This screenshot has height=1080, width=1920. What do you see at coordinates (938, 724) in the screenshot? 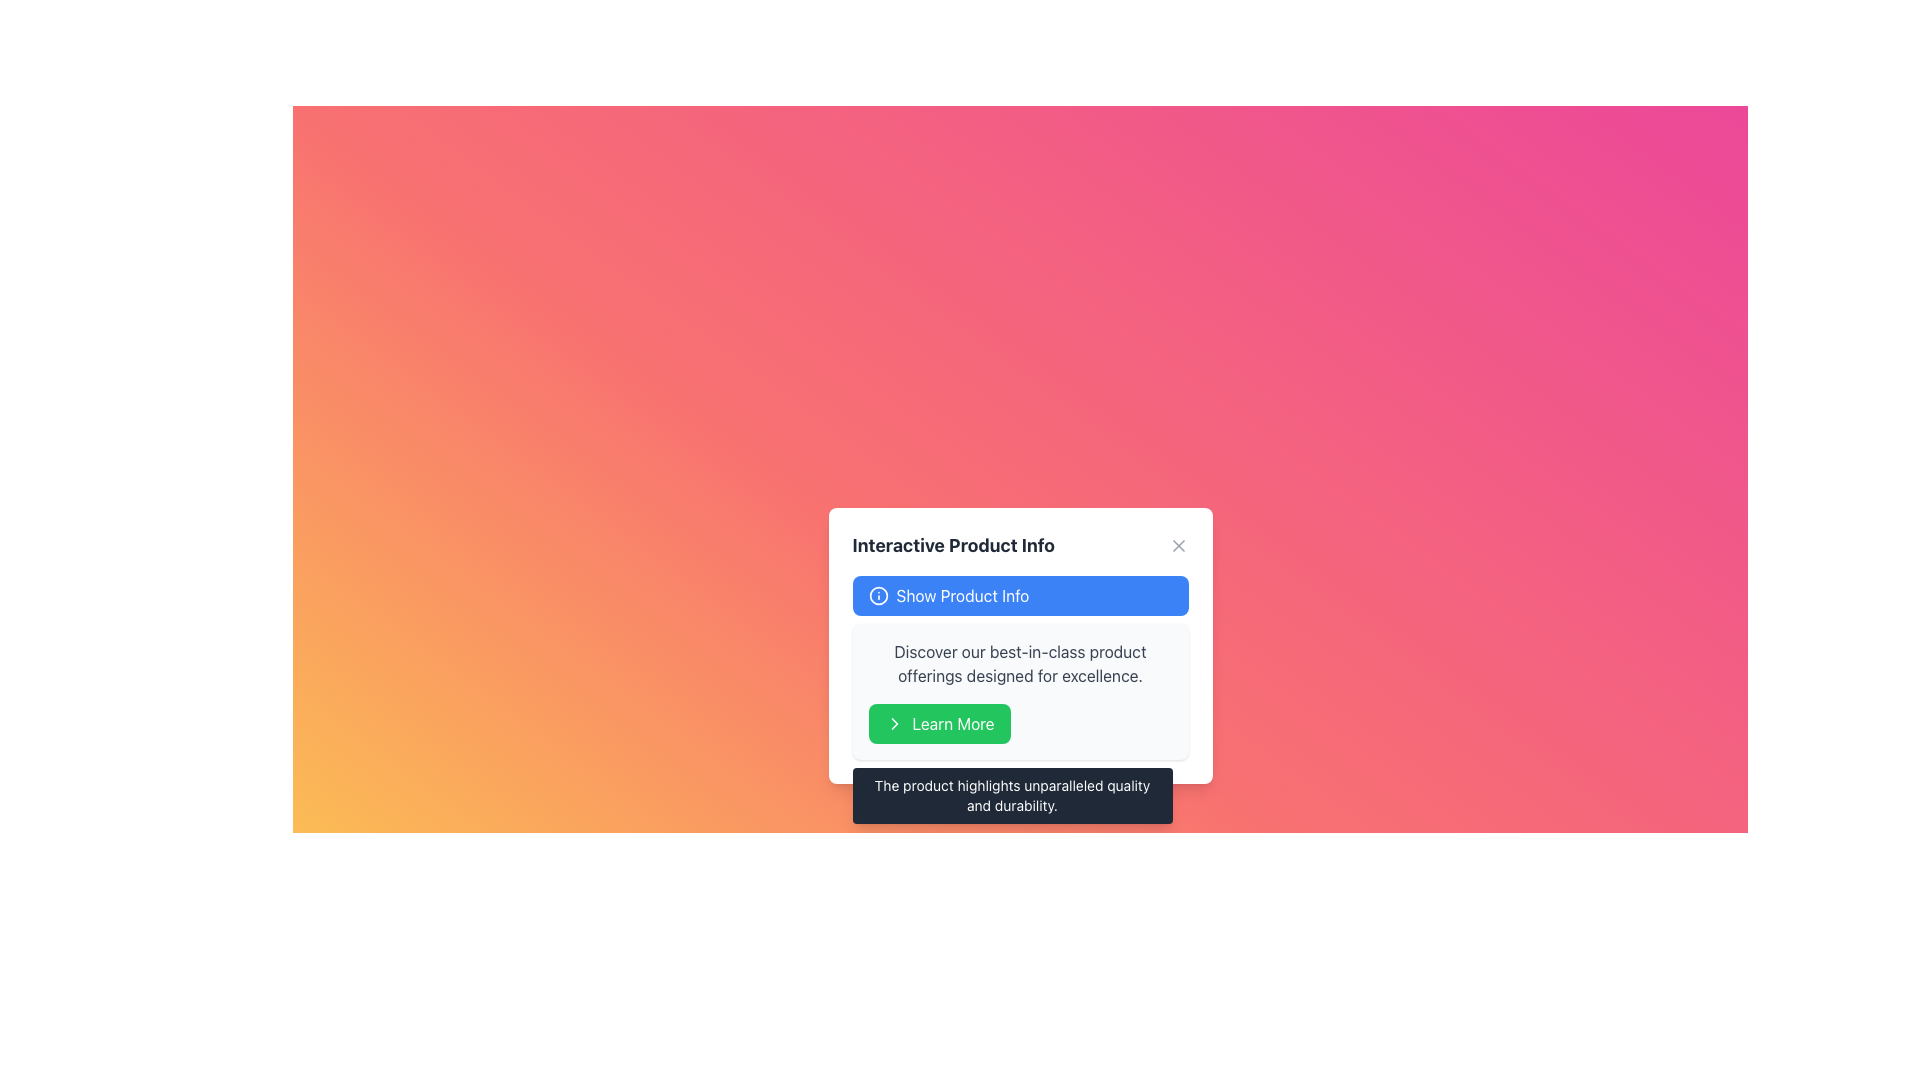
I see `the green 'Learn More' button with rounded corners located near the bottom of the white panel` at bounding box center [938, 724].